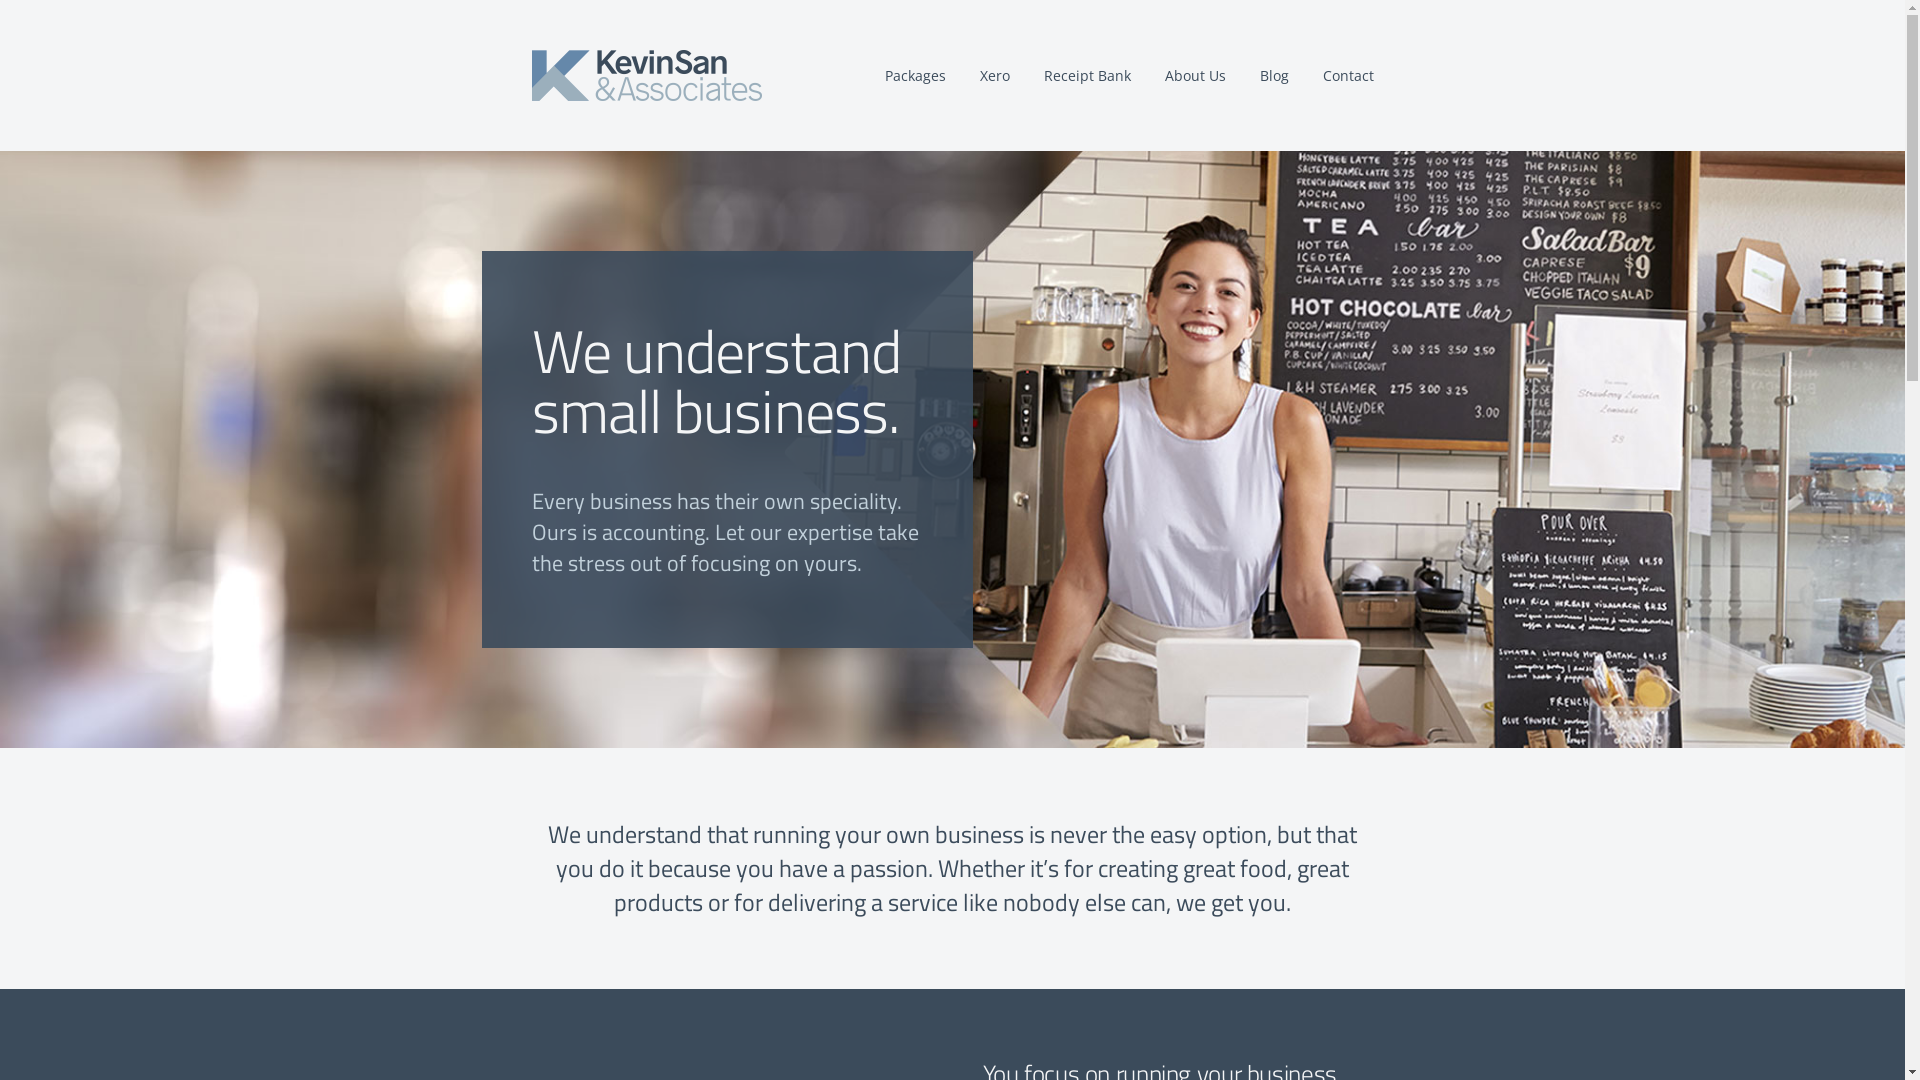  What do you see at coordinates (994, 74) in the screenshot?
I see `'Xero'` at bounding box center [994, 74].